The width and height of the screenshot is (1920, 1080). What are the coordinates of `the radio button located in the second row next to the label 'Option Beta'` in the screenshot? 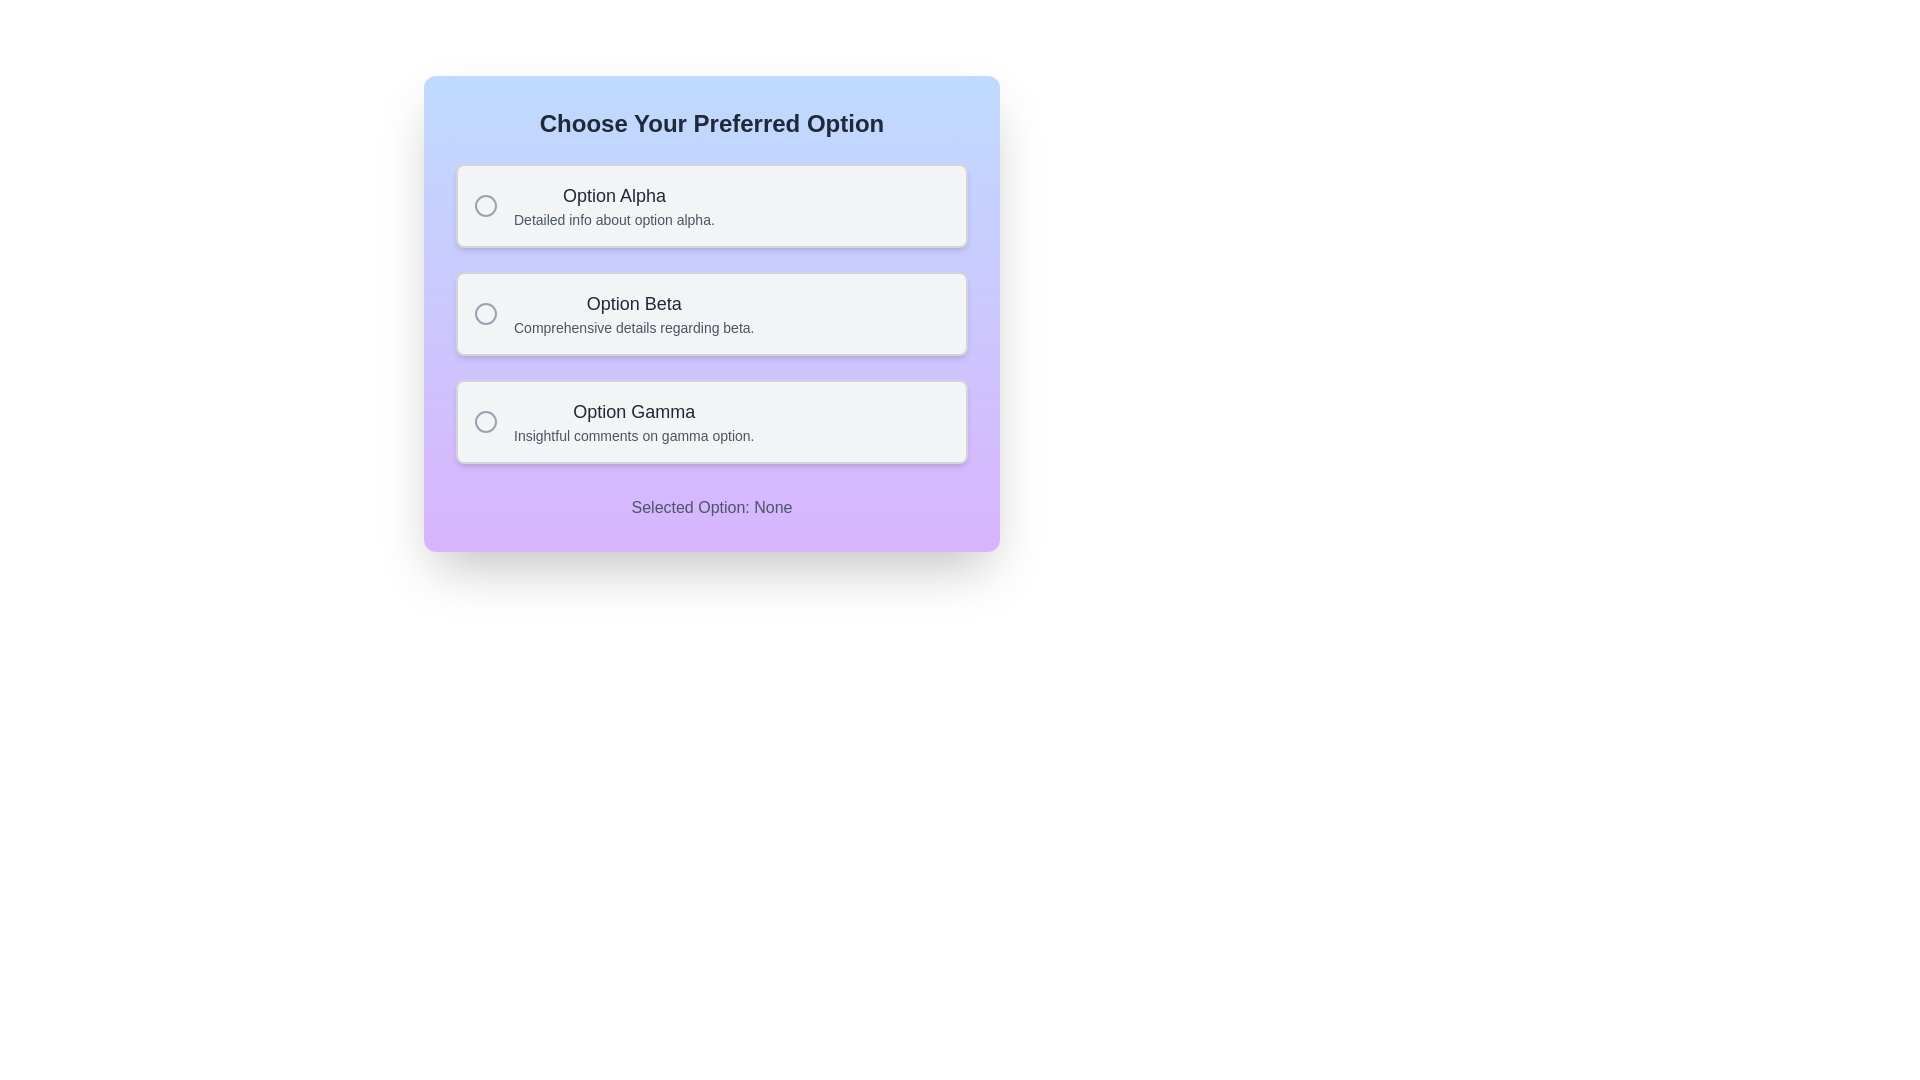 It's located at (485, 313).